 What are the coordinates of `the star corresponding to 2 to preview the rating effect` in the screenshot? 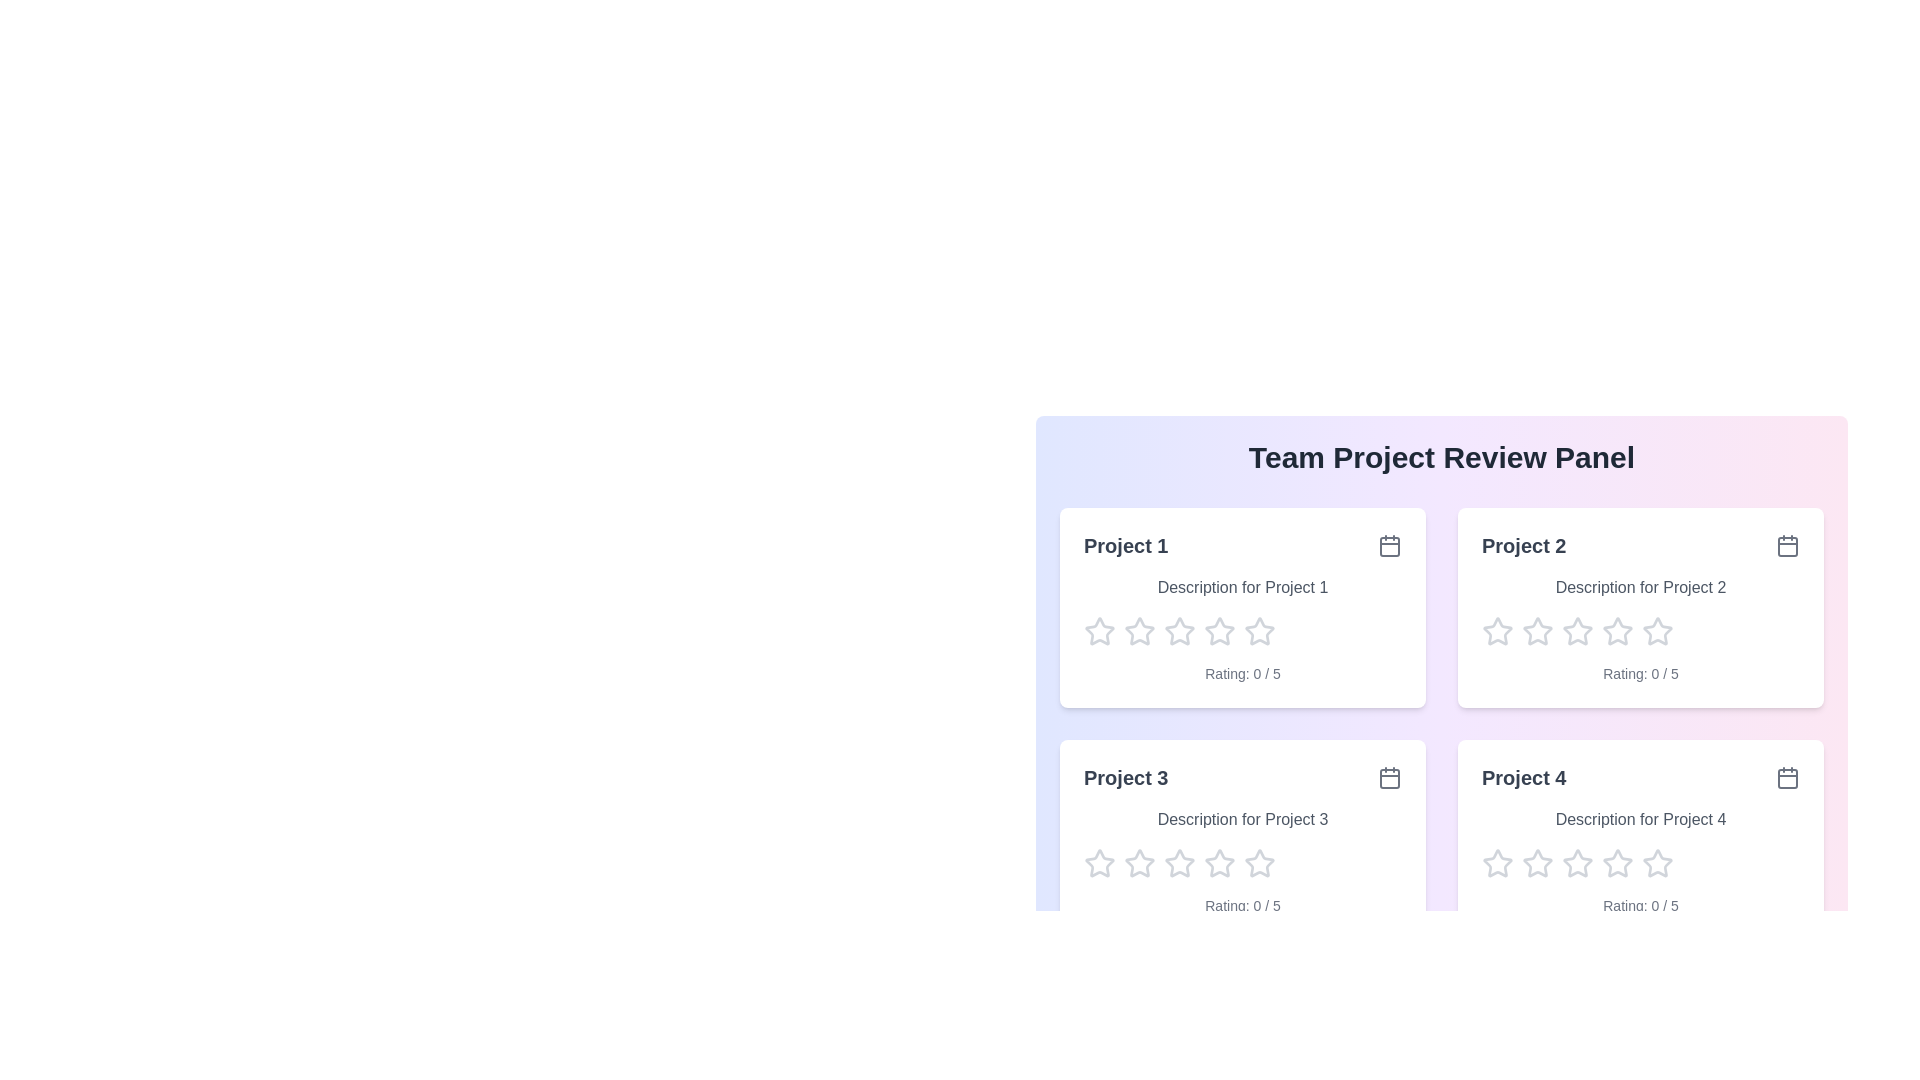 It's located at (1140, 632).